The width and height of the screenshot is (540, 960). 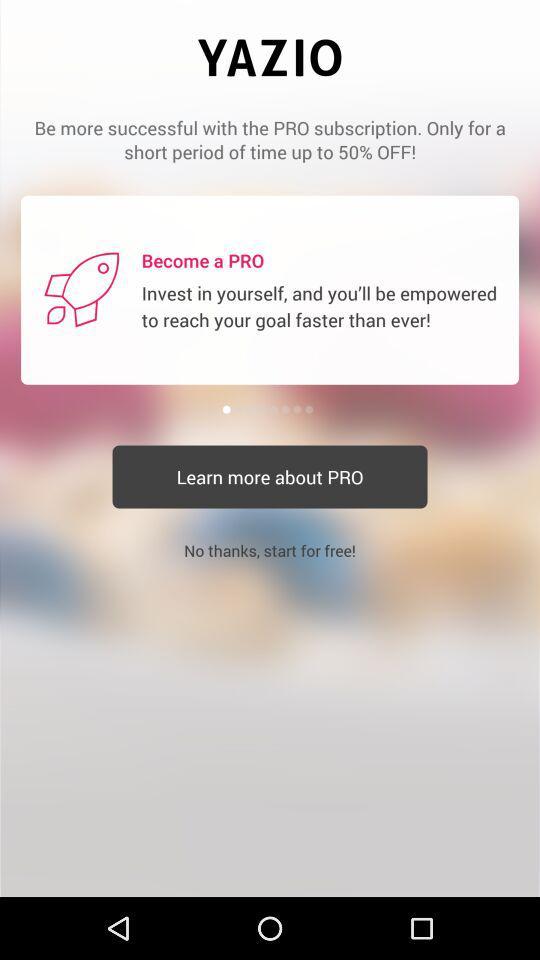 What do you see at coordinates (270, 550) in the screenshot?
I see `the no thanks start item` at bounding box center [270, 550].